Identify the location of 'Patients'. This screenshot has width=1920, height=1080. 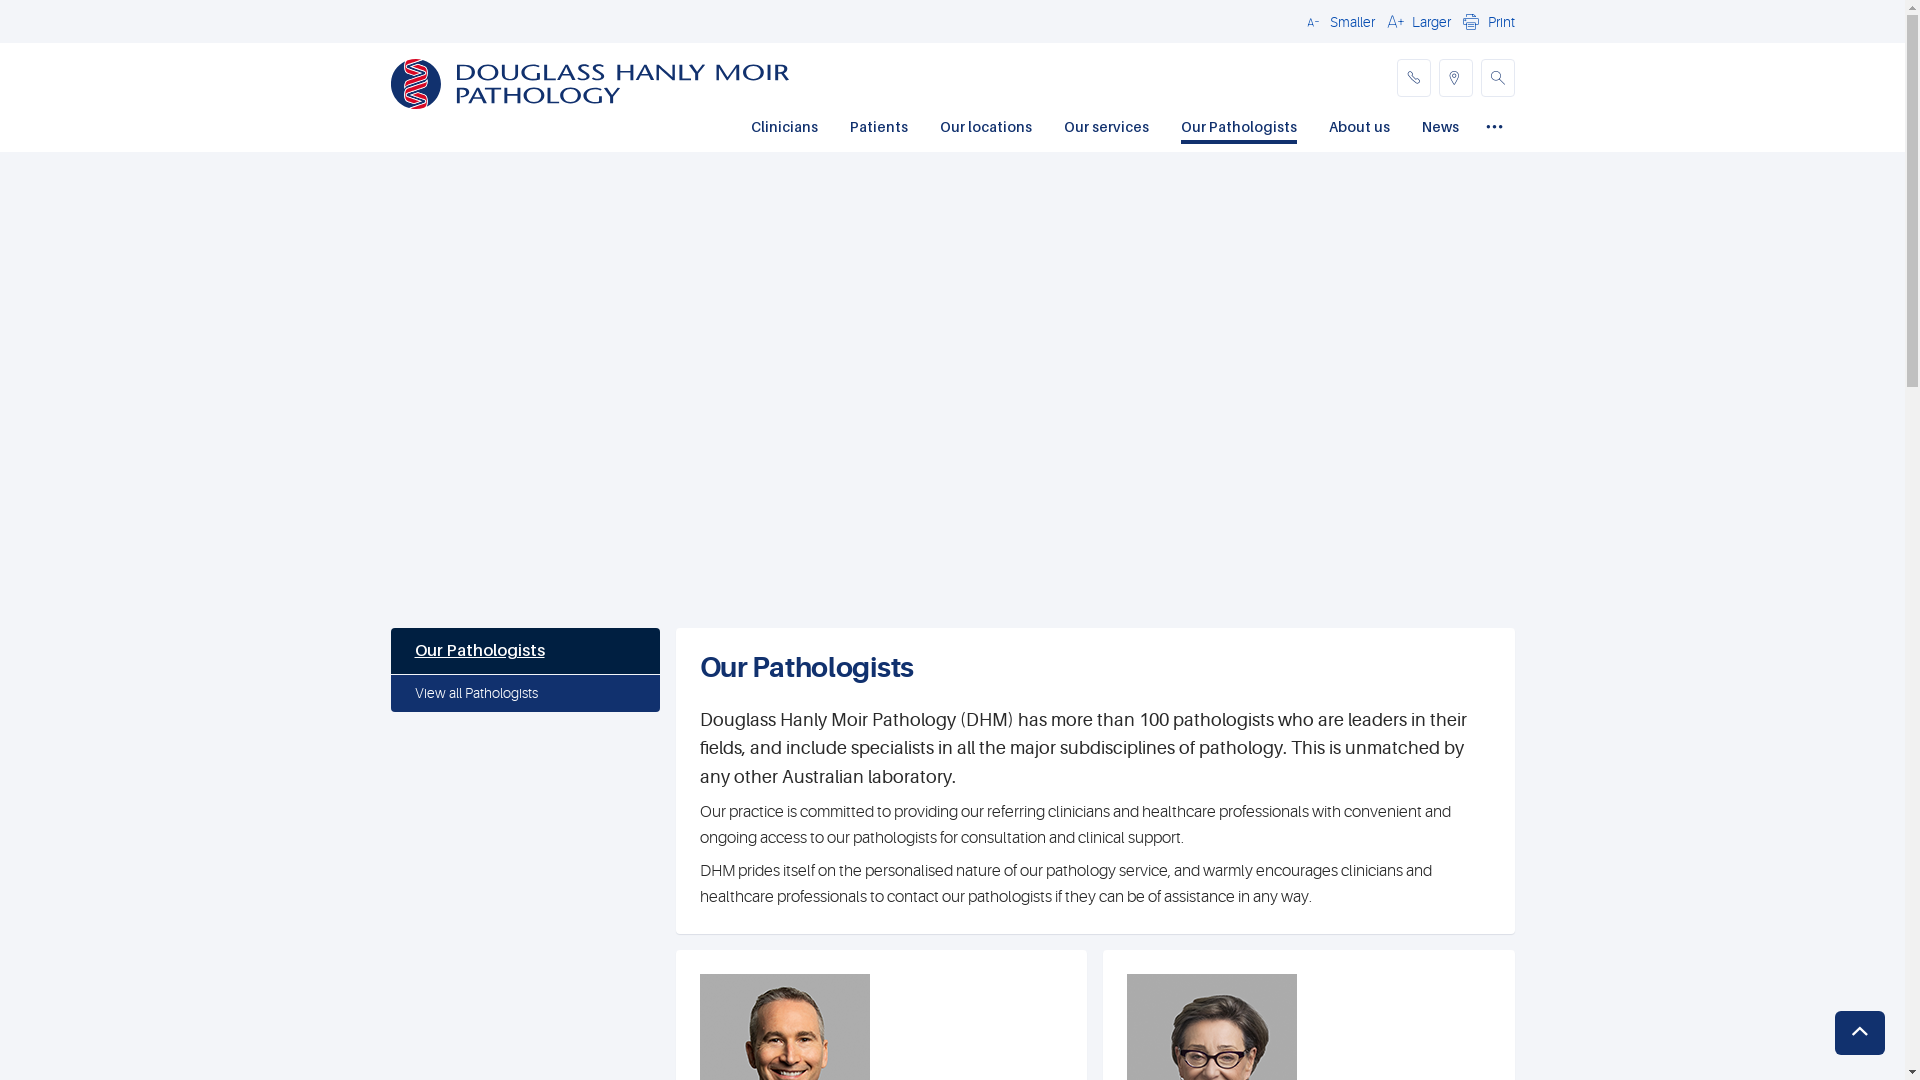
(878, 128).